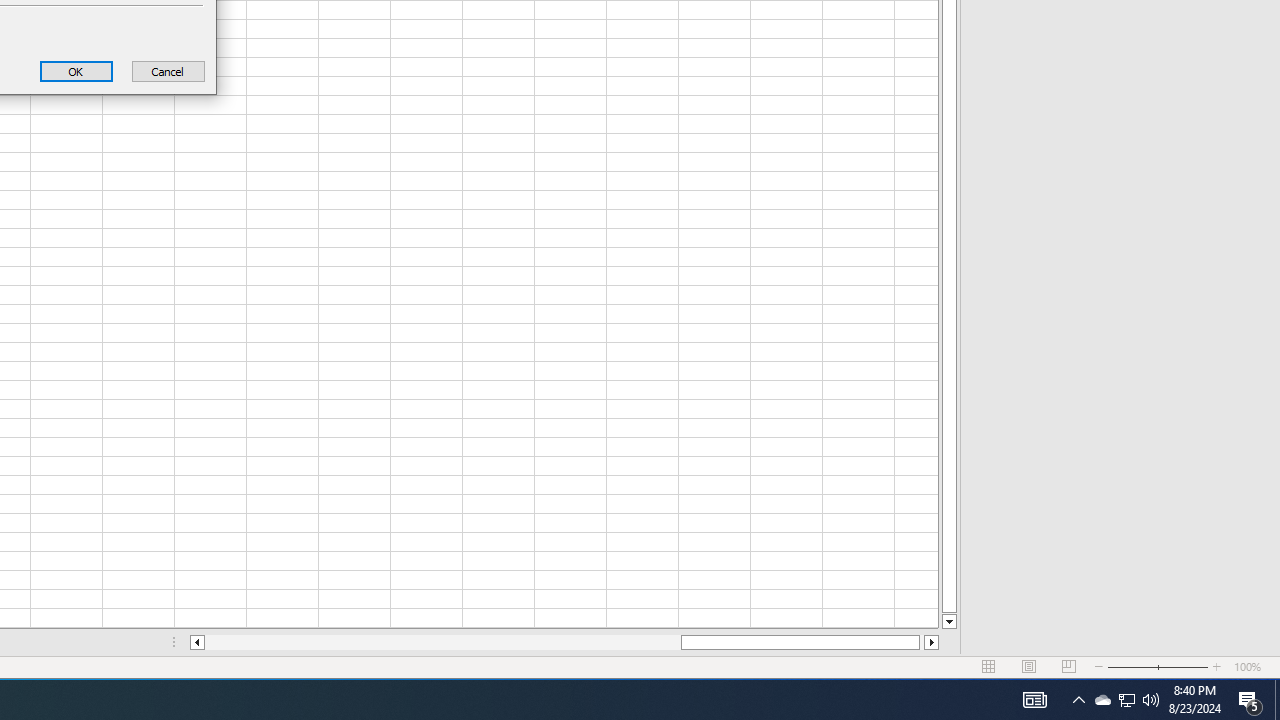 The width and height of the screenshot is (1280, 720). Describe the element at coordinates (1276, 698) in the screenshot. I see `'Show desktop'` at that location.